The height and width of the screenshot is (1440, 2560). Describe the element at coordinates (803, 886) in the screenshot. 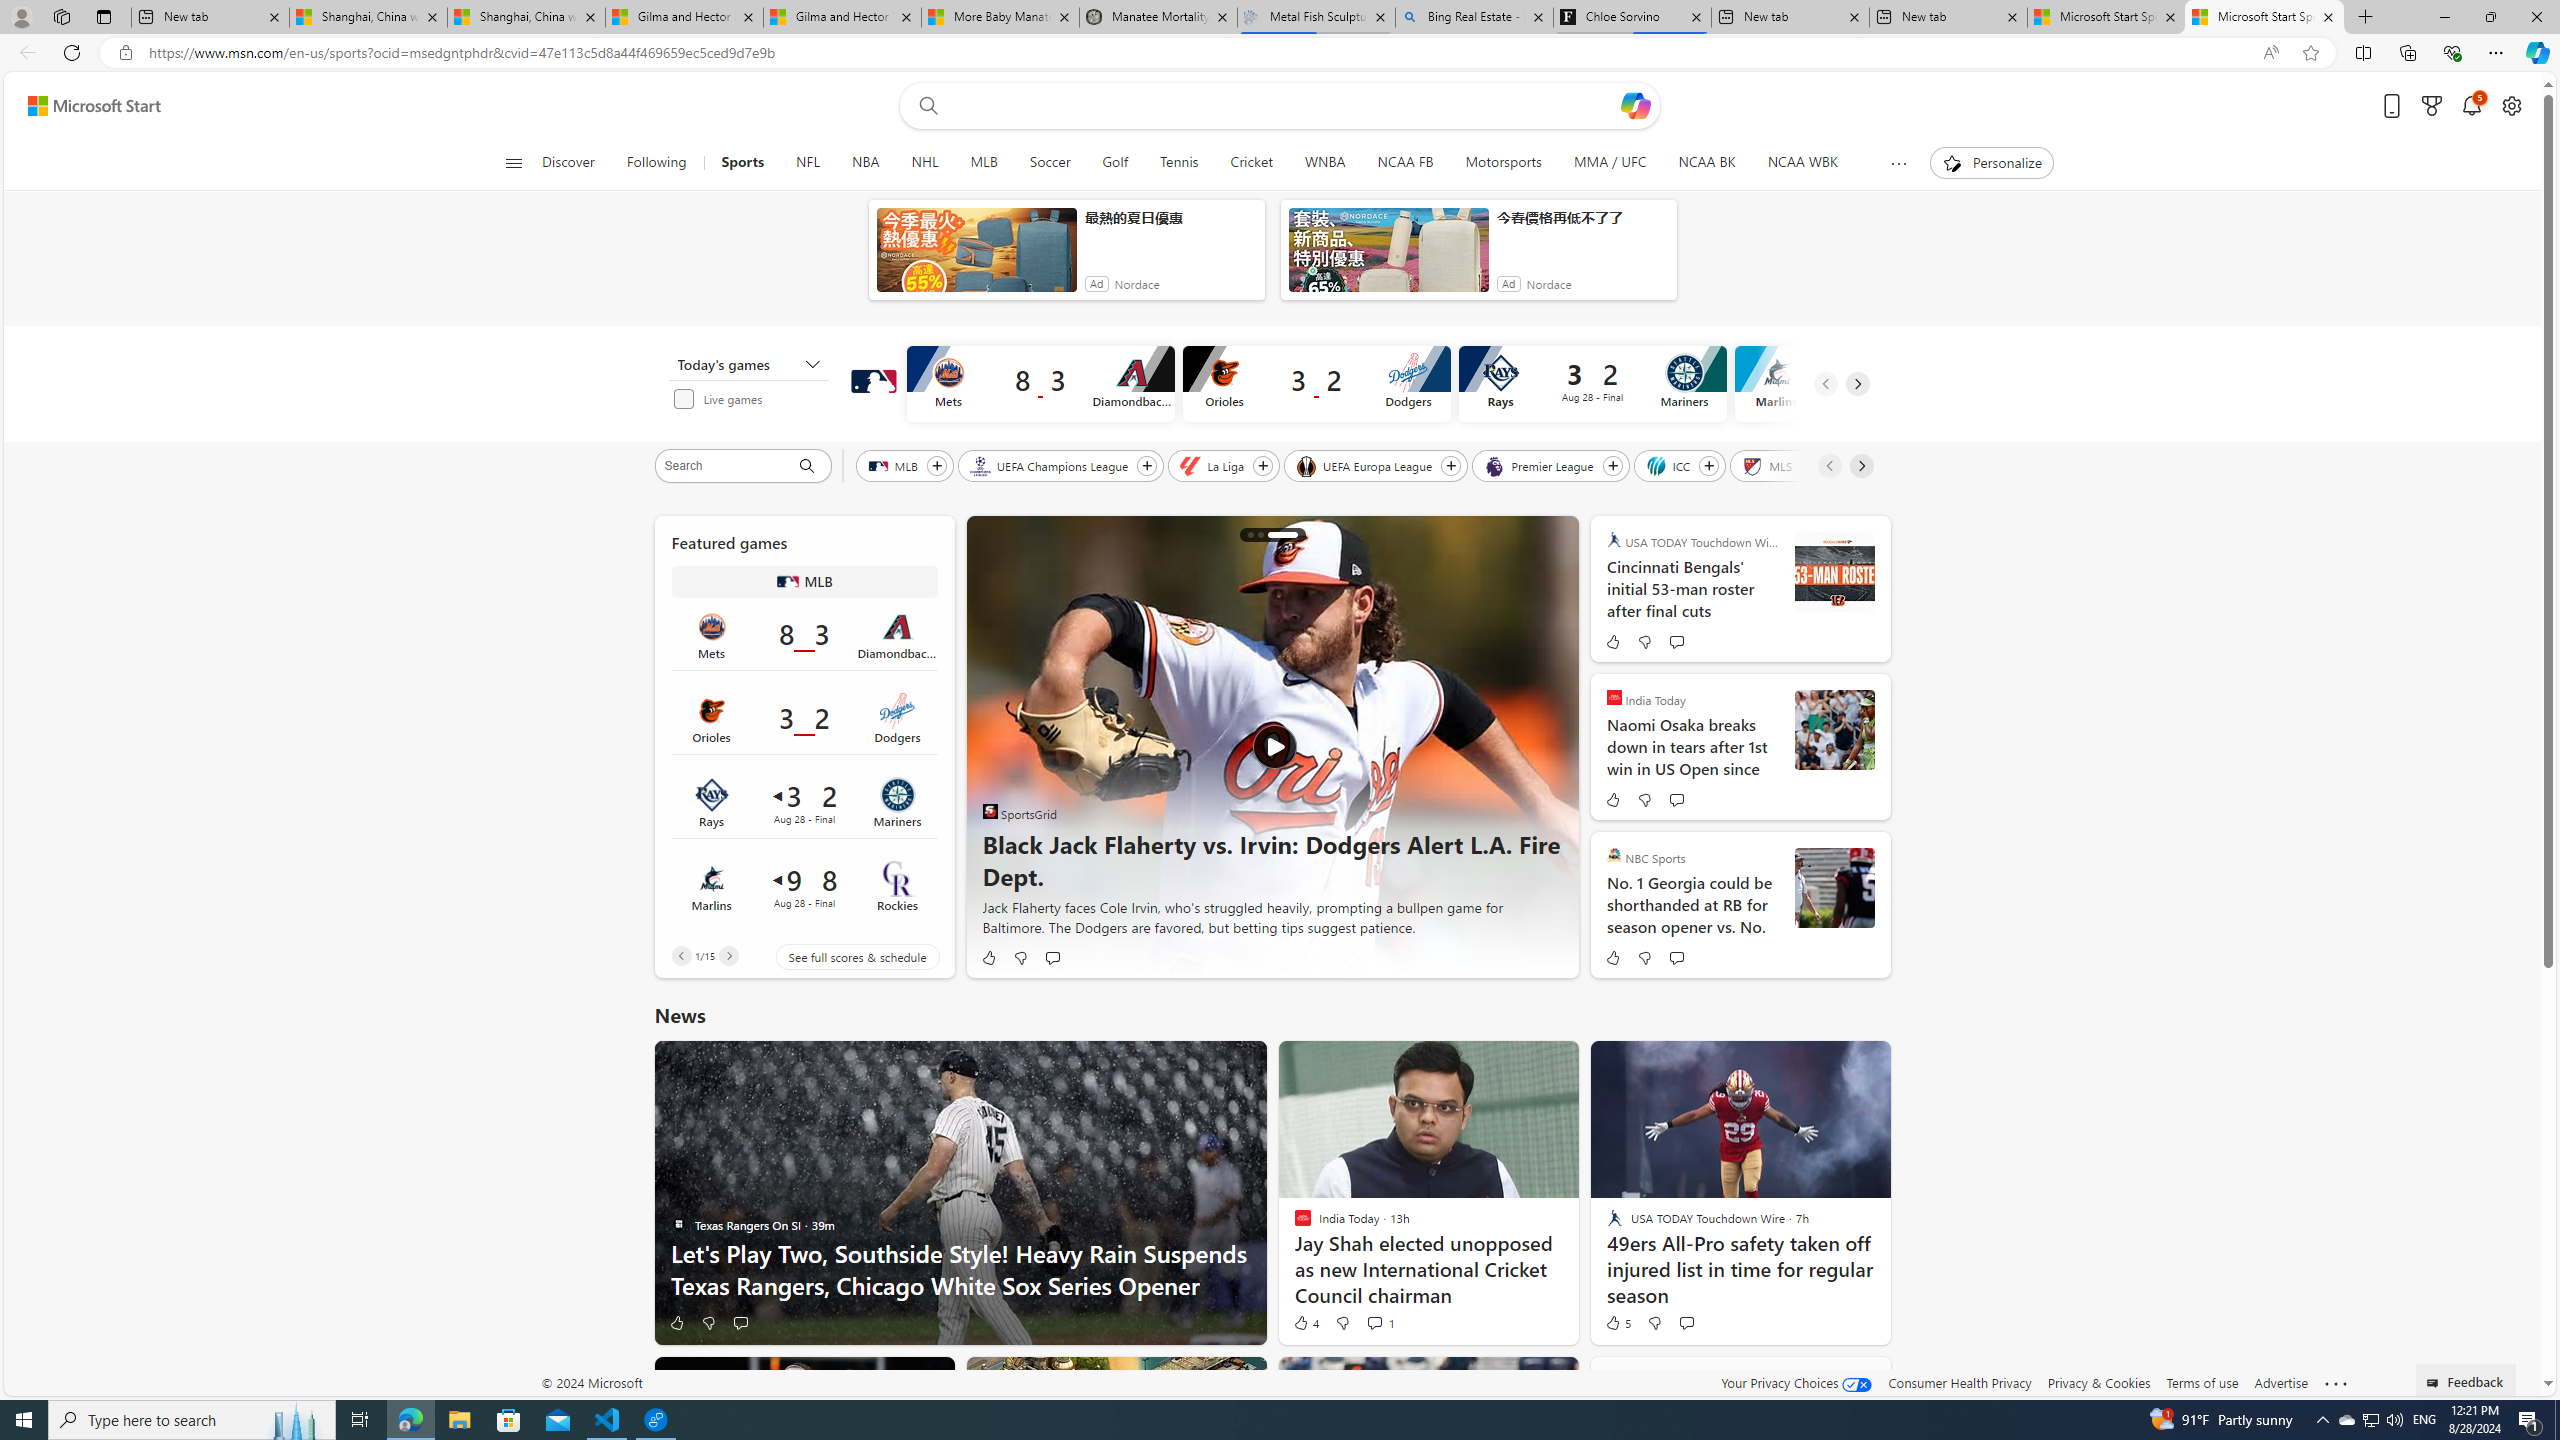

I see `'Marlins 9 vs Rockies 8Final Date Aug 28'` at that location.